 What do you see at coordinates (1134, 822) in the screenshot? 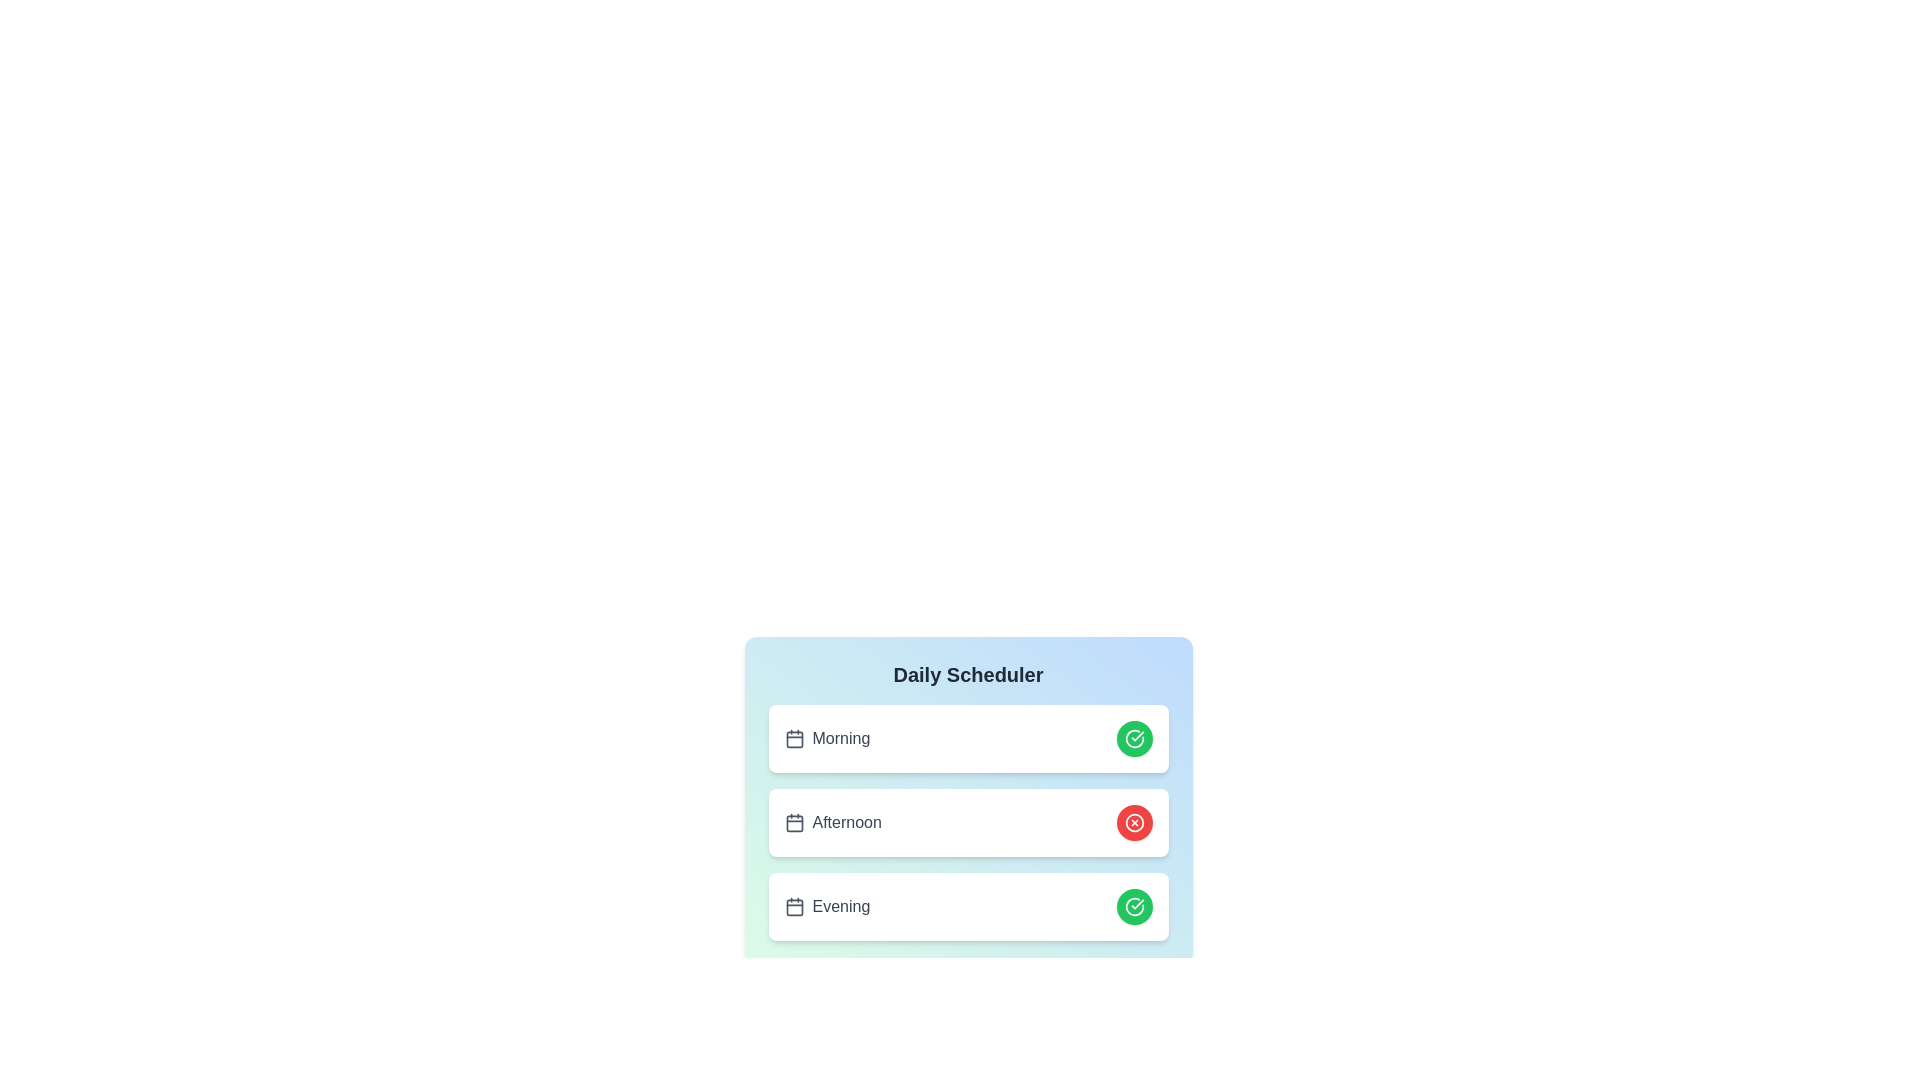
I see `red button corresponding to 'Afternoon' to toggle its schedule status` at bounding box center [1134, 822].